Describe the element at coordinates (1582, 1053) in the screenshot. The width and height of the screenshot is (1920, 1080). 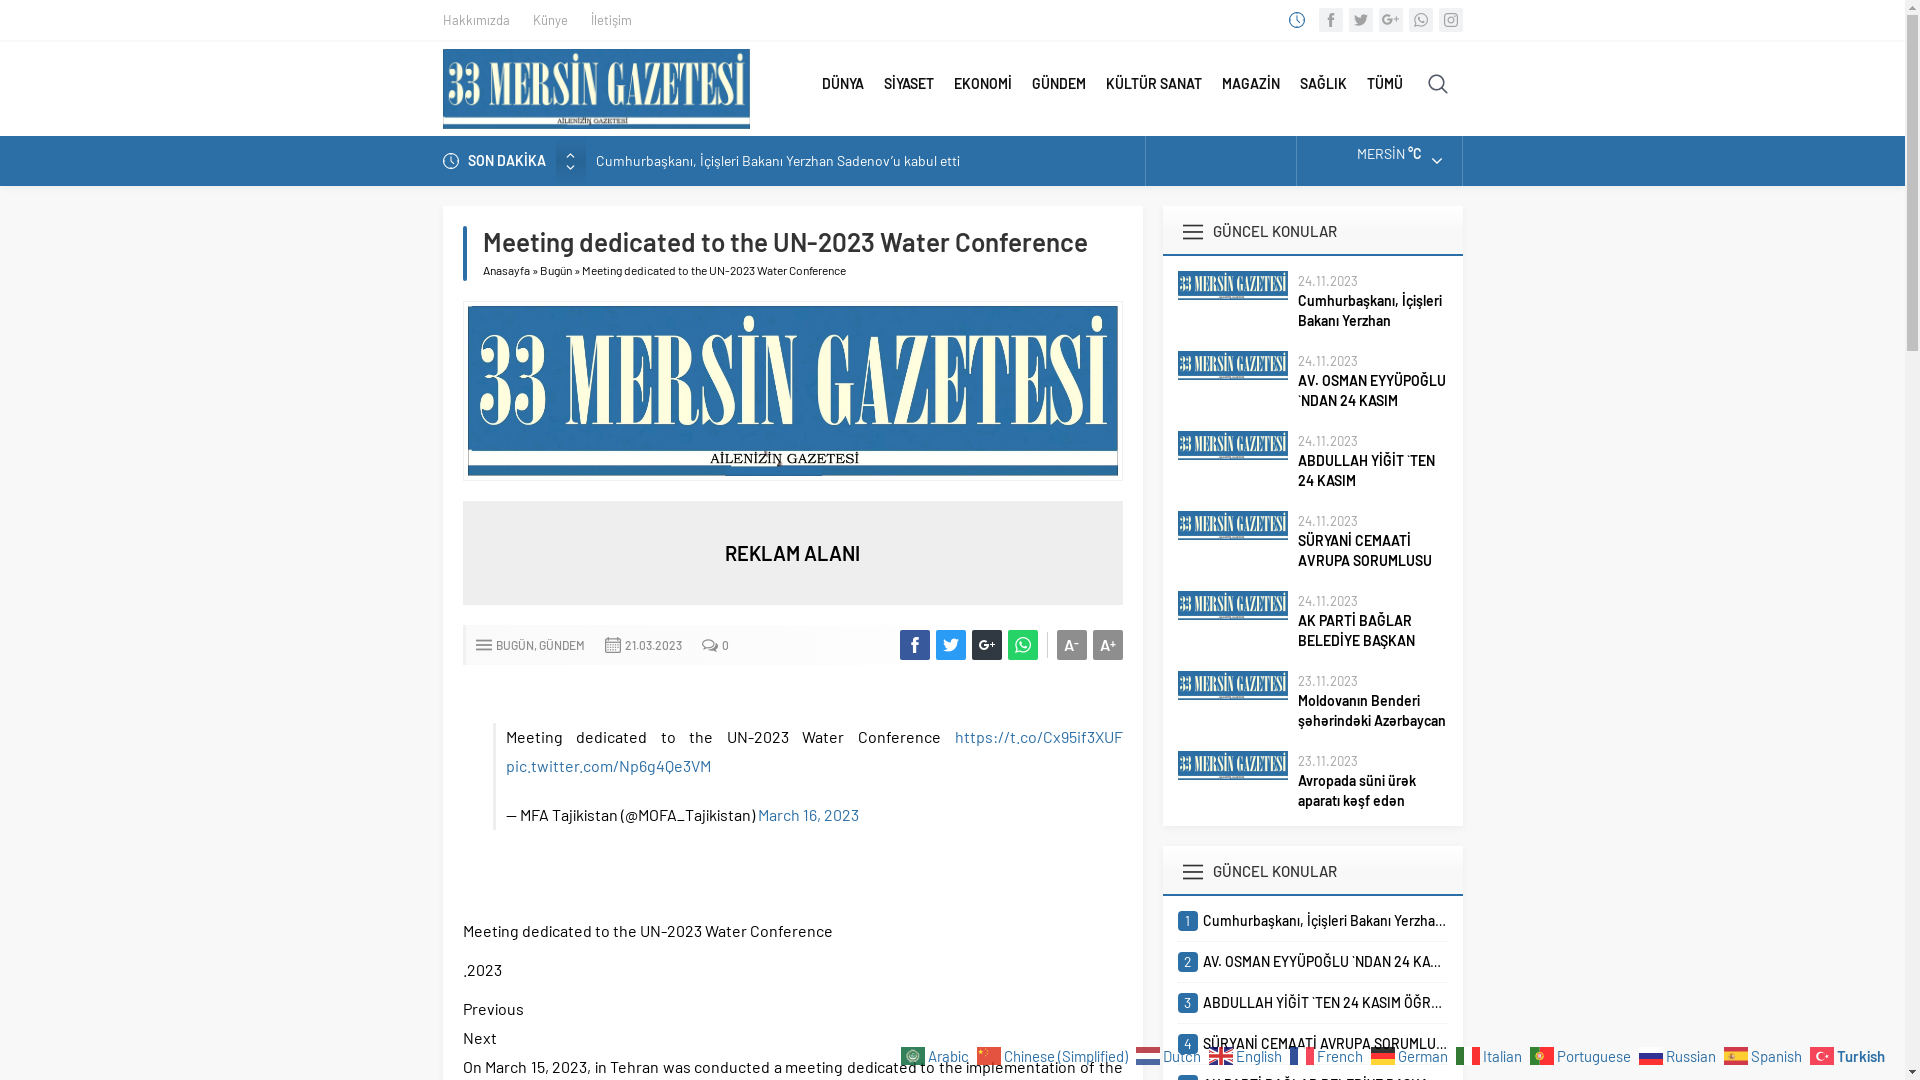
I see `'Portuguese'` at that location.